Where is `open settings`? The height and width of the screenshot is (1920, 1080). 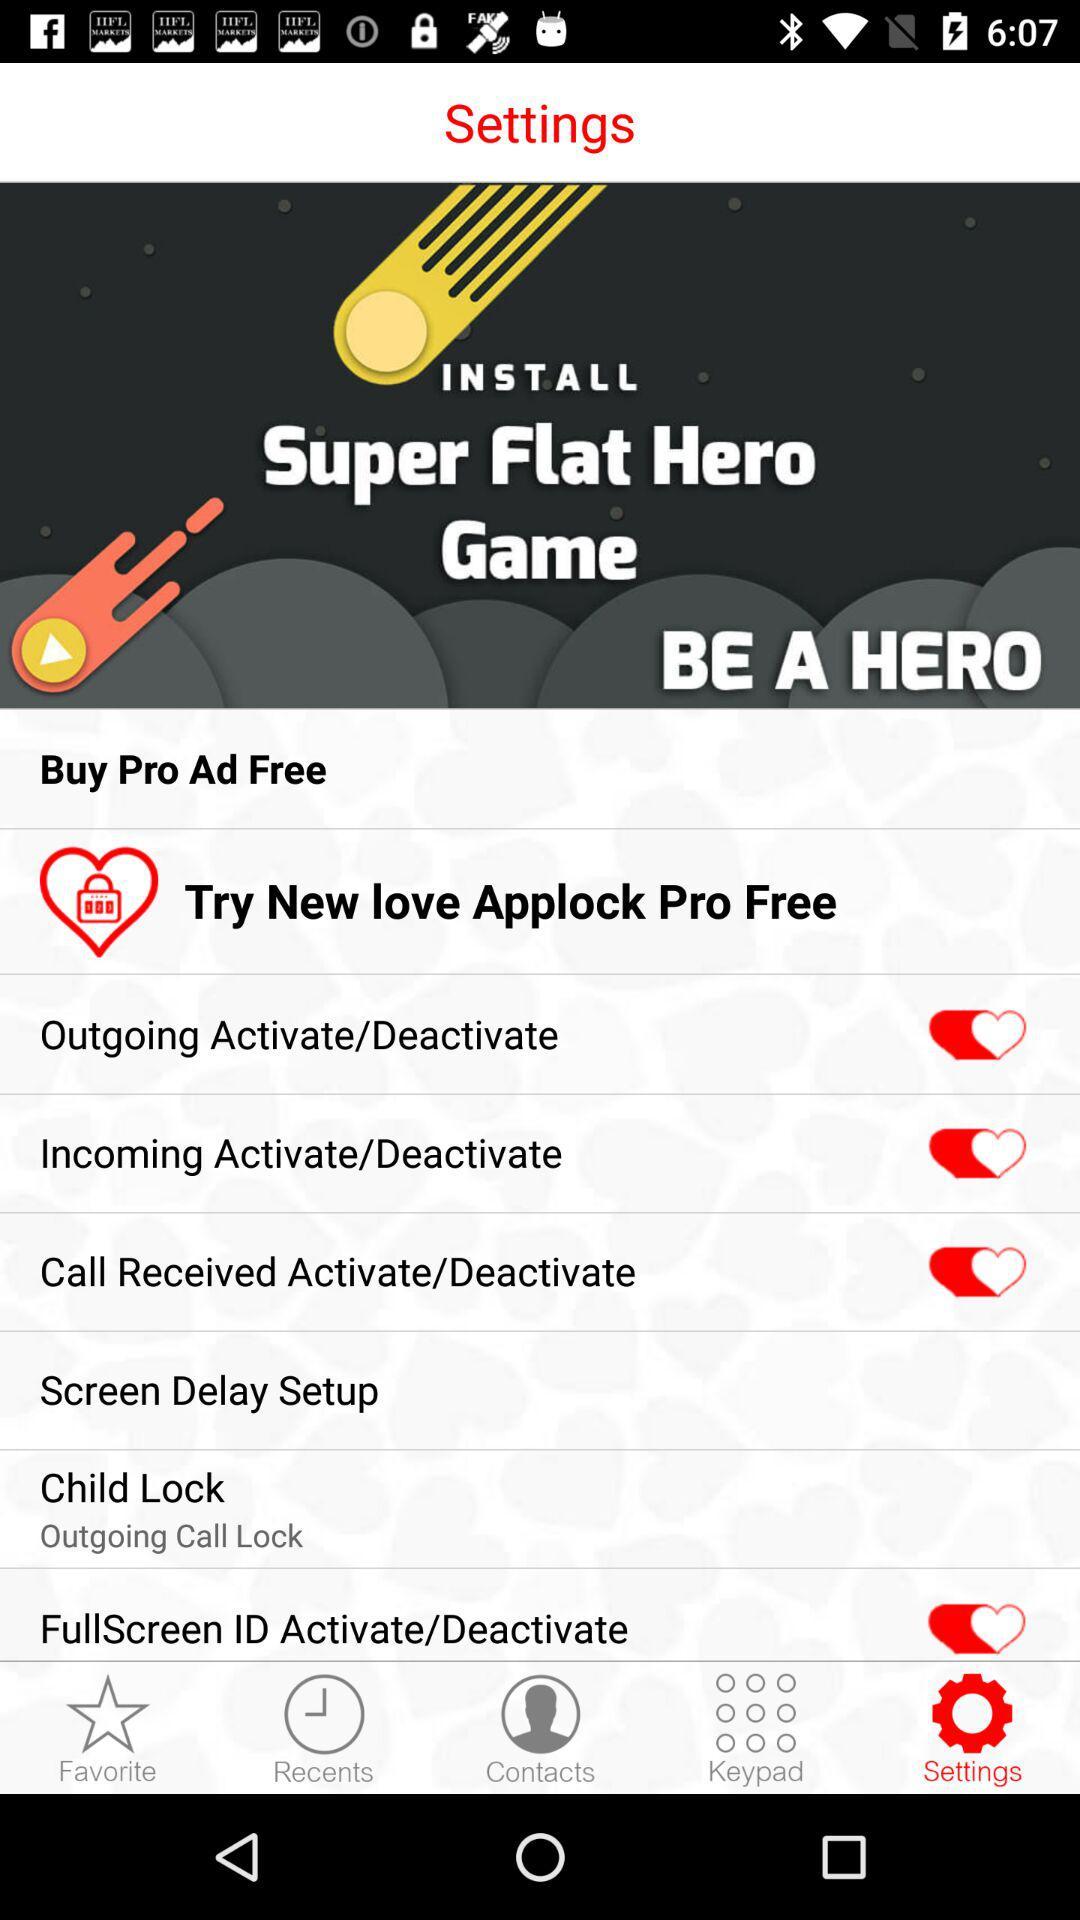 open settings is located at coordinates (971, 1728).